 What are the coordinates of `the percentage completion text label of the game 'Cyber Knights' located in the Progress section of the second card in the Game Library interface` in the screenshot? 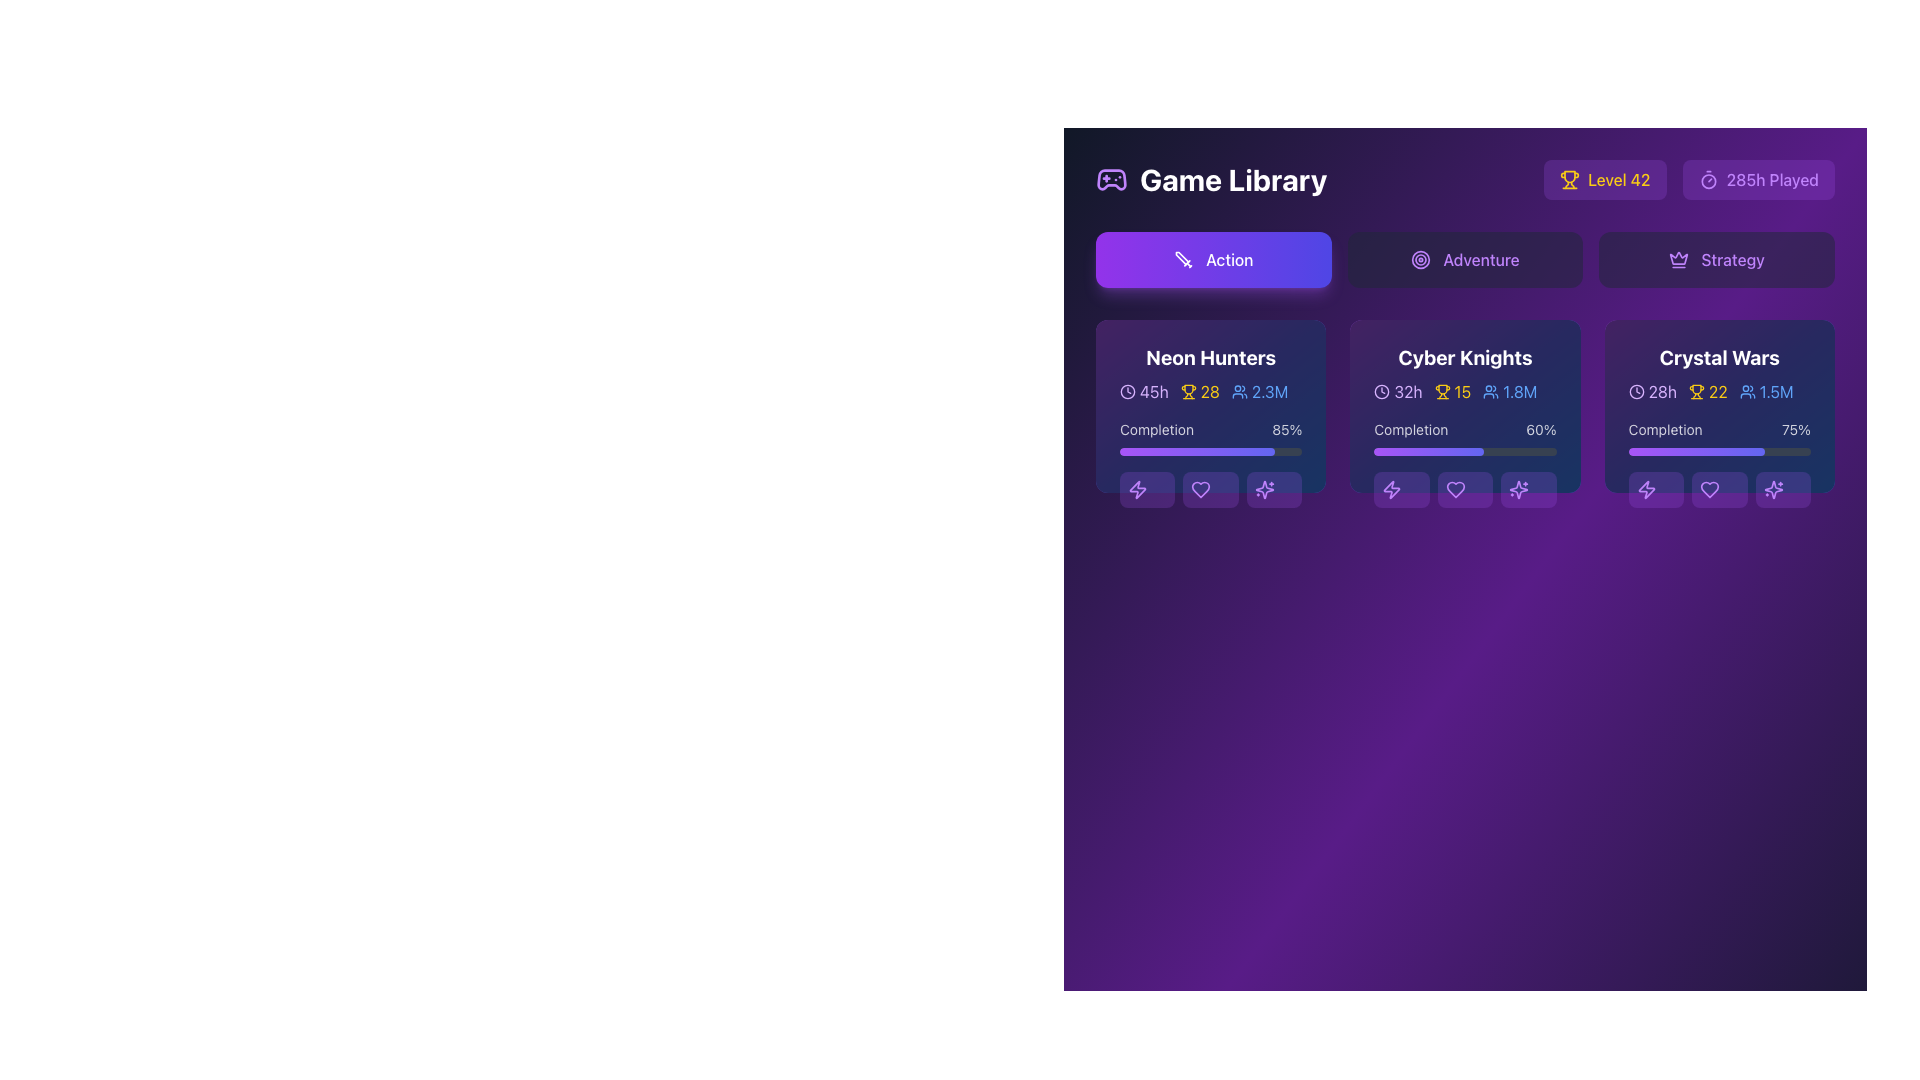 It's located at (1540, 428).